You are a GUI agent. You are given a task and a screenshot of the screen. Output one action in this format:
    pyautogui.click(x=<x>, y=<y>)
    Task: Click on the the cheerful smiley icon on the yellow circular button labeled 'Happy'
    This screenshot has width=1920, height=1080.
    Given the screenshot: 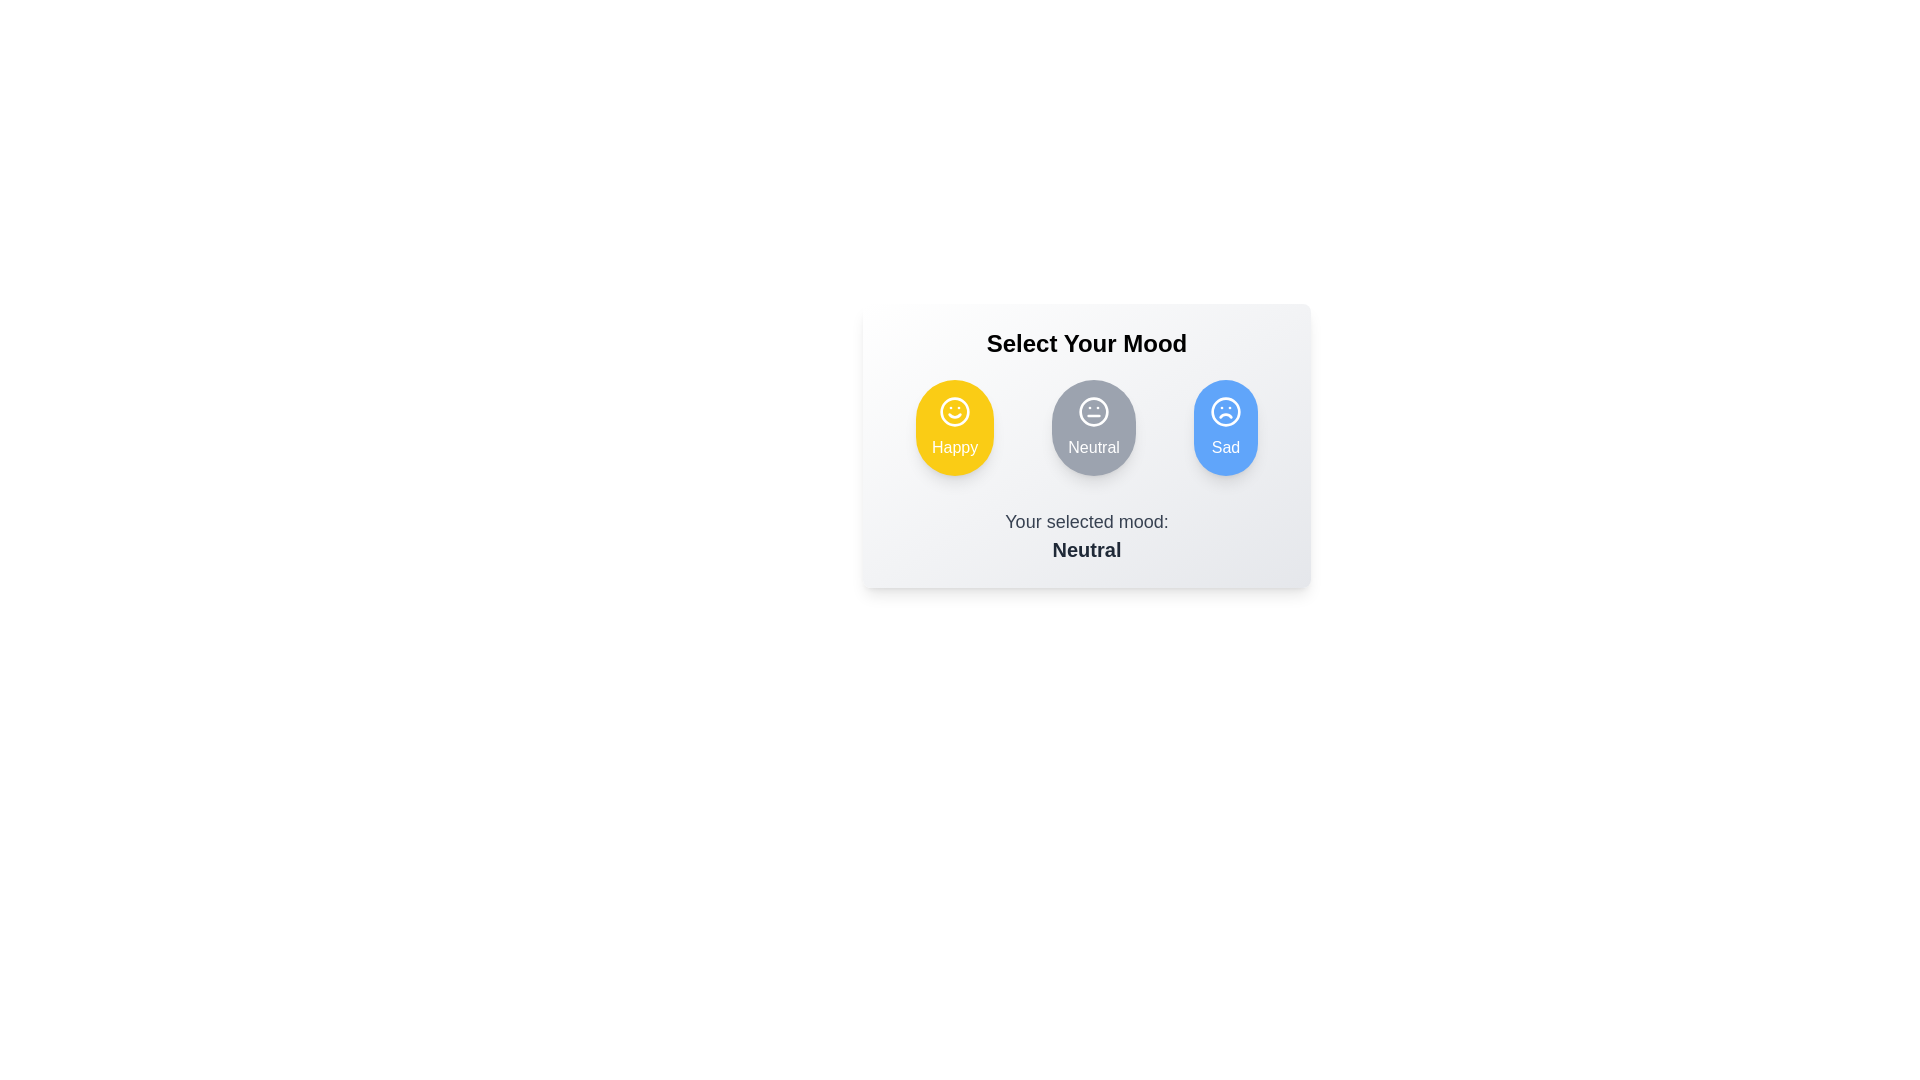 What is the action you would take?
    pyautogui.click(x=954, y=411)
    